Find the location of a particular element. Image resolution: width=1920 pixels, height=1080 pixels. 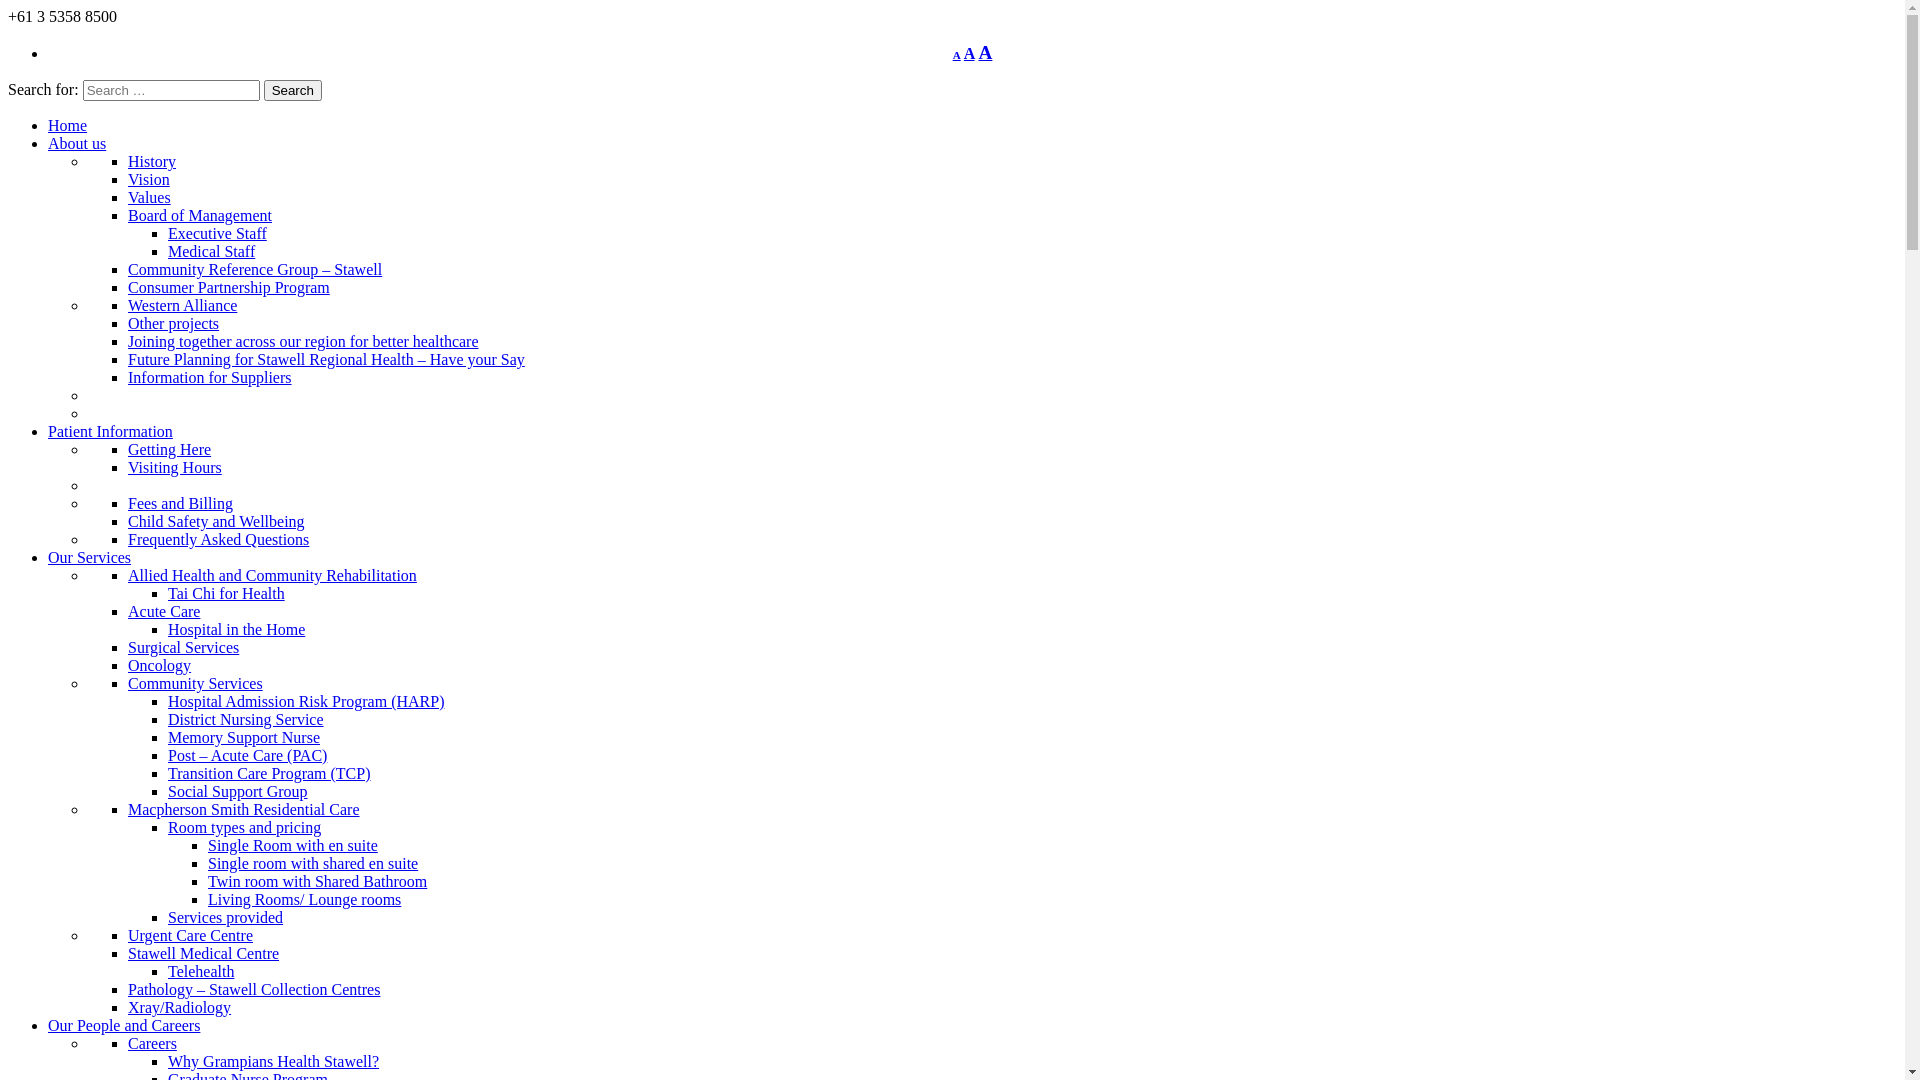

'Macpherson Smith Residential Care' is located at coordinates (243, 808).